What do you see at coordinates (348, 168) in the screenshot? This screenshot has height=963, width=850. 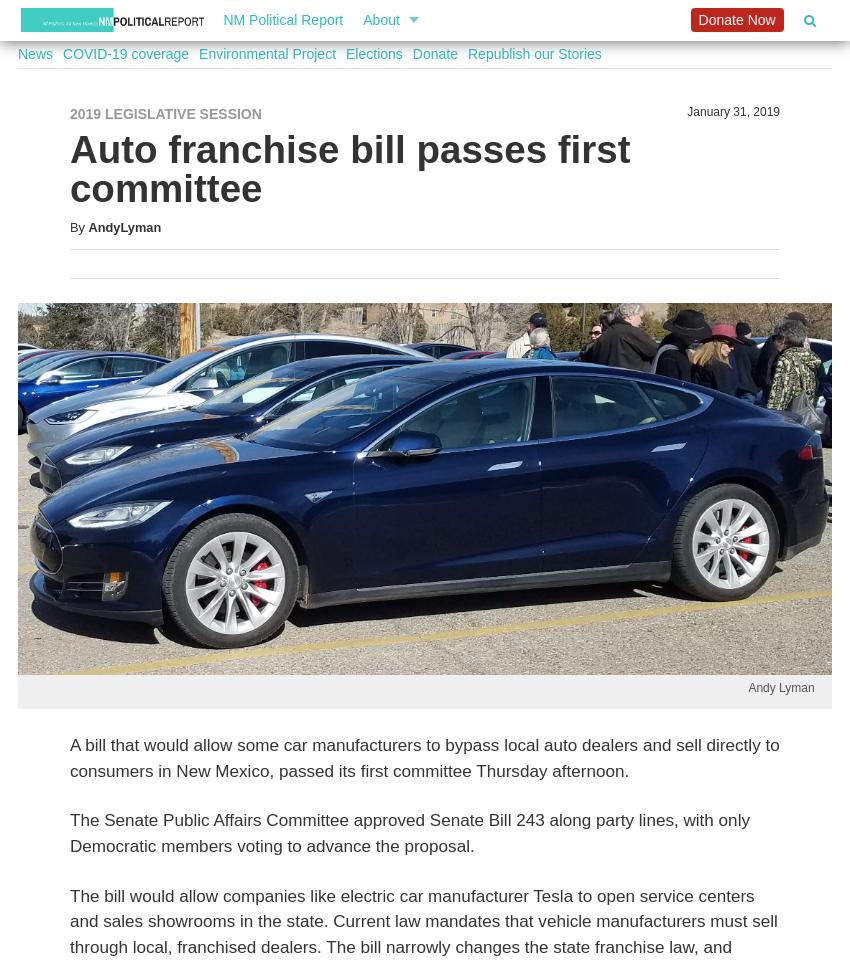 I see `'Auto franchise bill passes first committee'` at bounding box center [348, 168].